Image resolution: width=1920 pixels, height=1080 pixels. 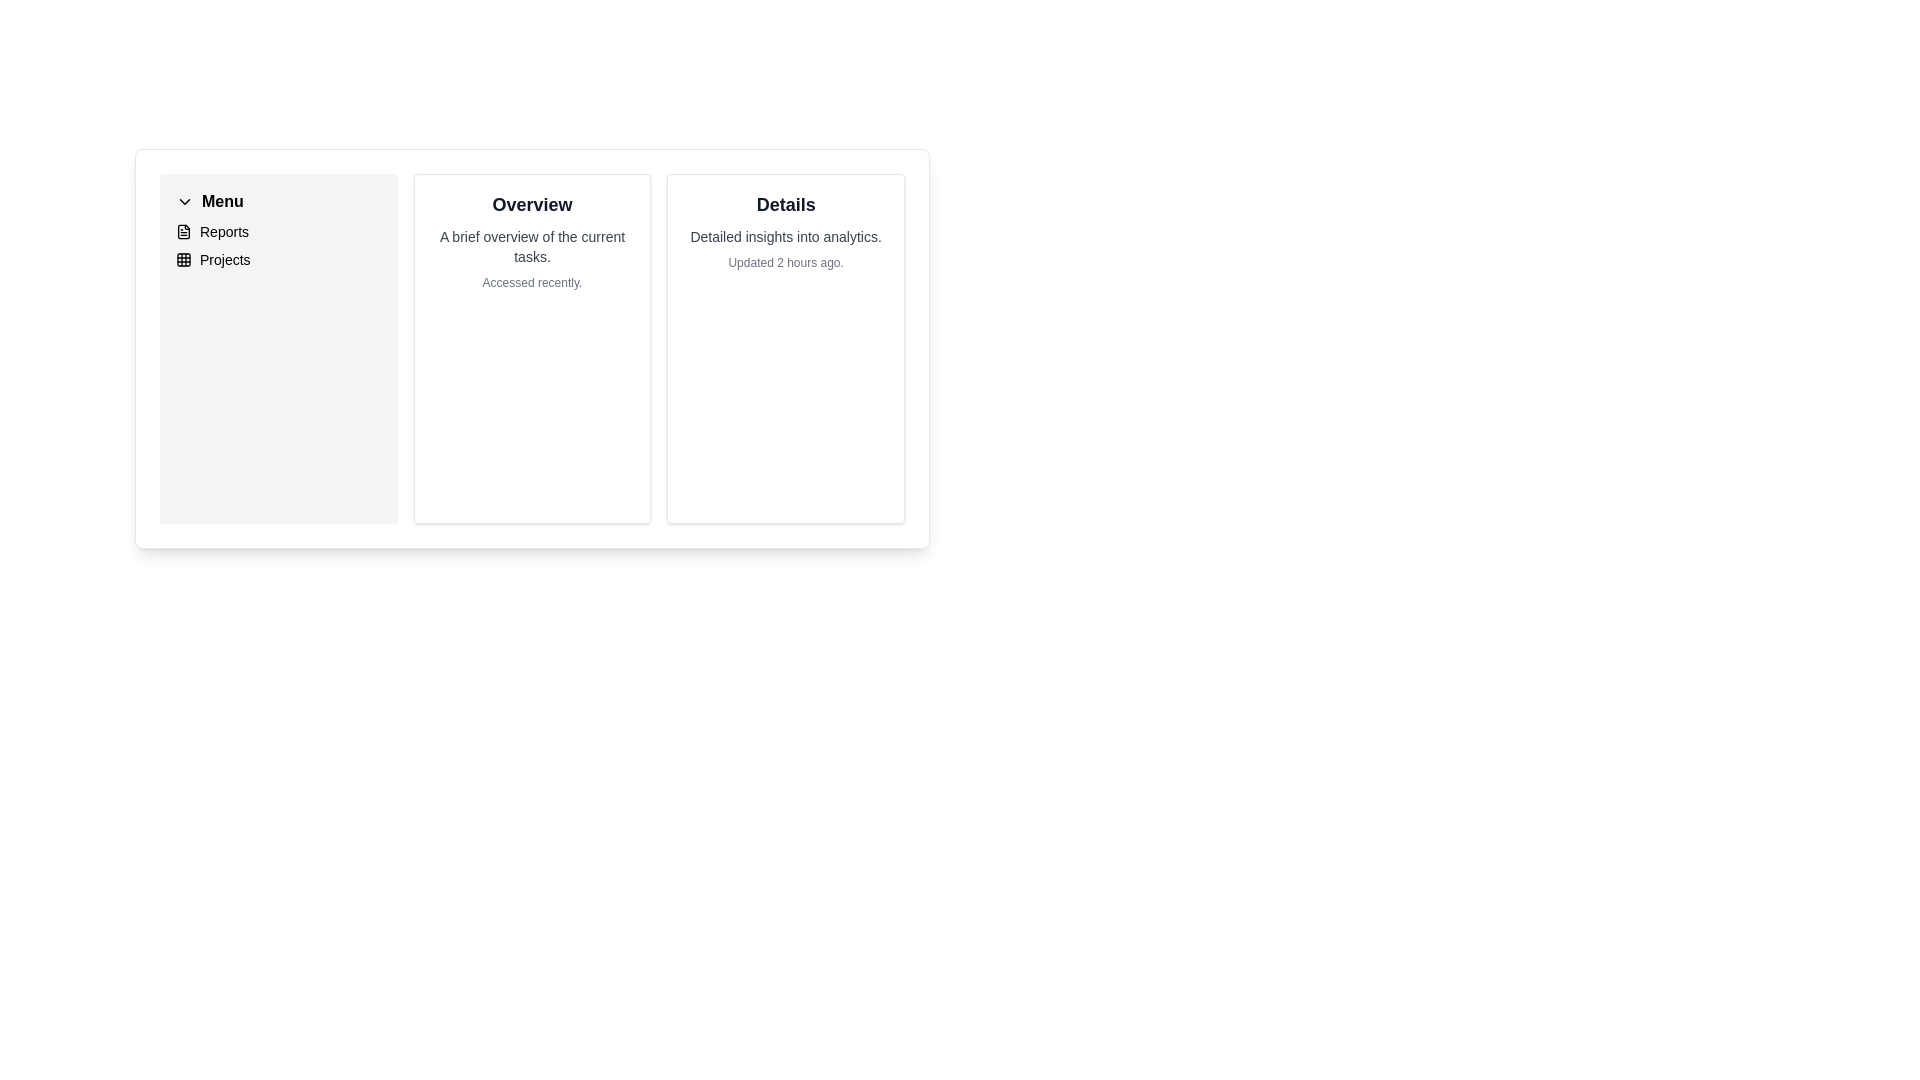 What do you see at coordinates (785, 204) in the screenshot?
I see `text from the static text header or label at the top of the rightmost card, which serves as the title indicating the card's content or purpose` at bounding box center [785, 204].